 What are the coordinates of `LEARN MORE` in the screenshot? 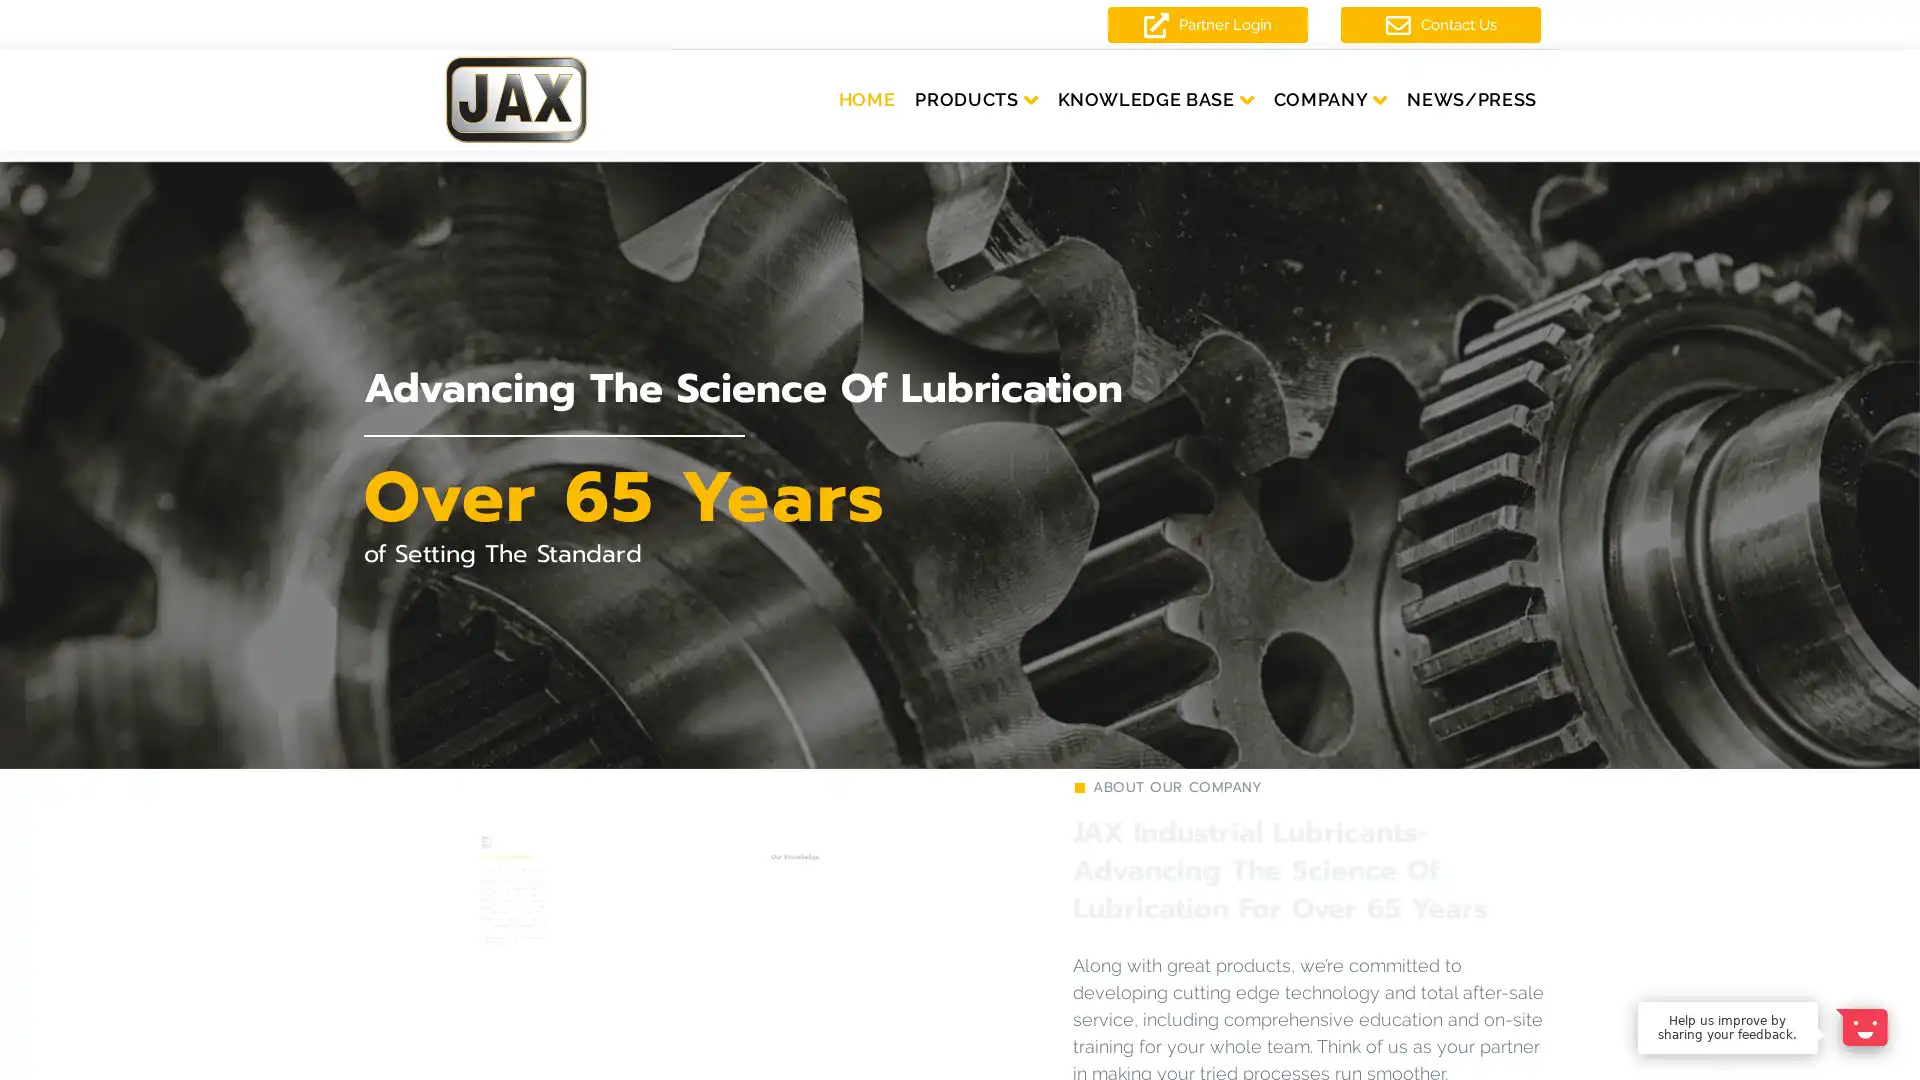 It's located at (758, 945).